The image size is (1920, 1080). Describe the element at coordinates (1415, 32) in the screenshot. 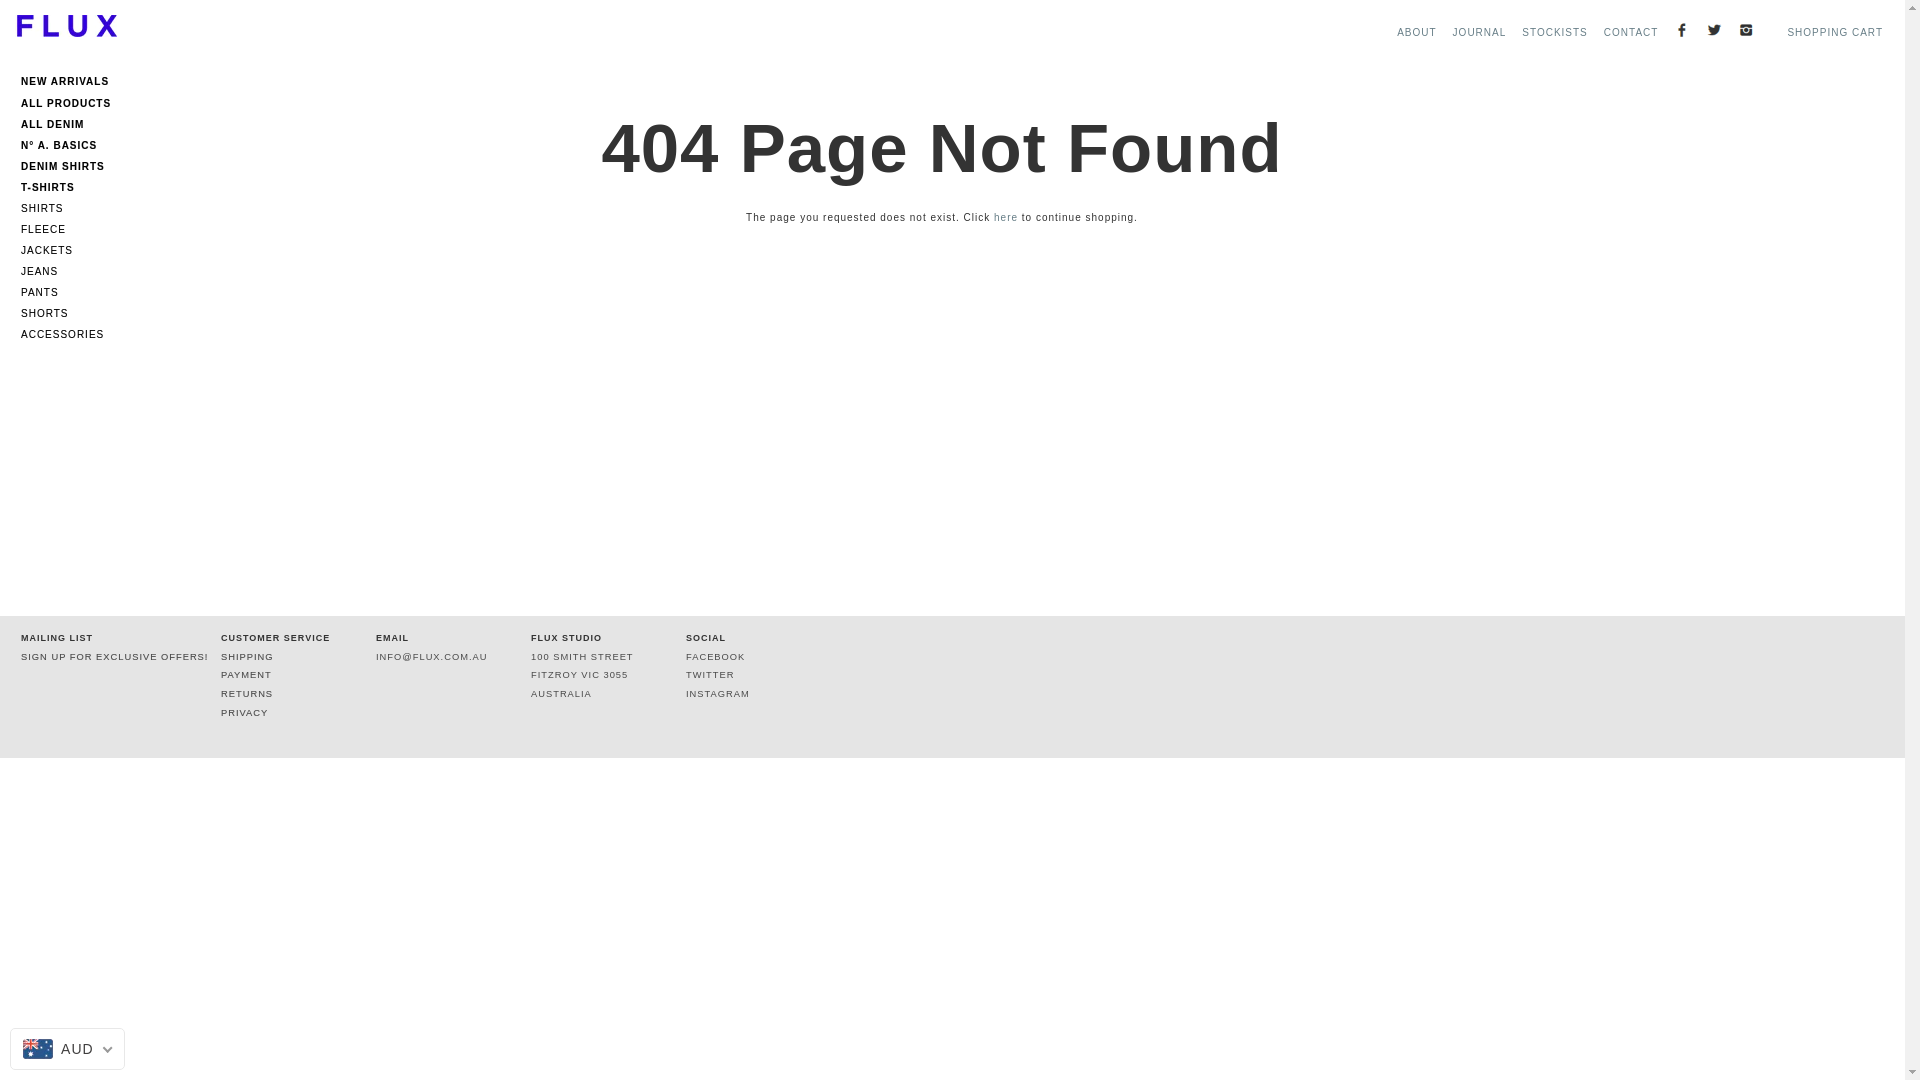

I see `'ABOUT'` at that location.